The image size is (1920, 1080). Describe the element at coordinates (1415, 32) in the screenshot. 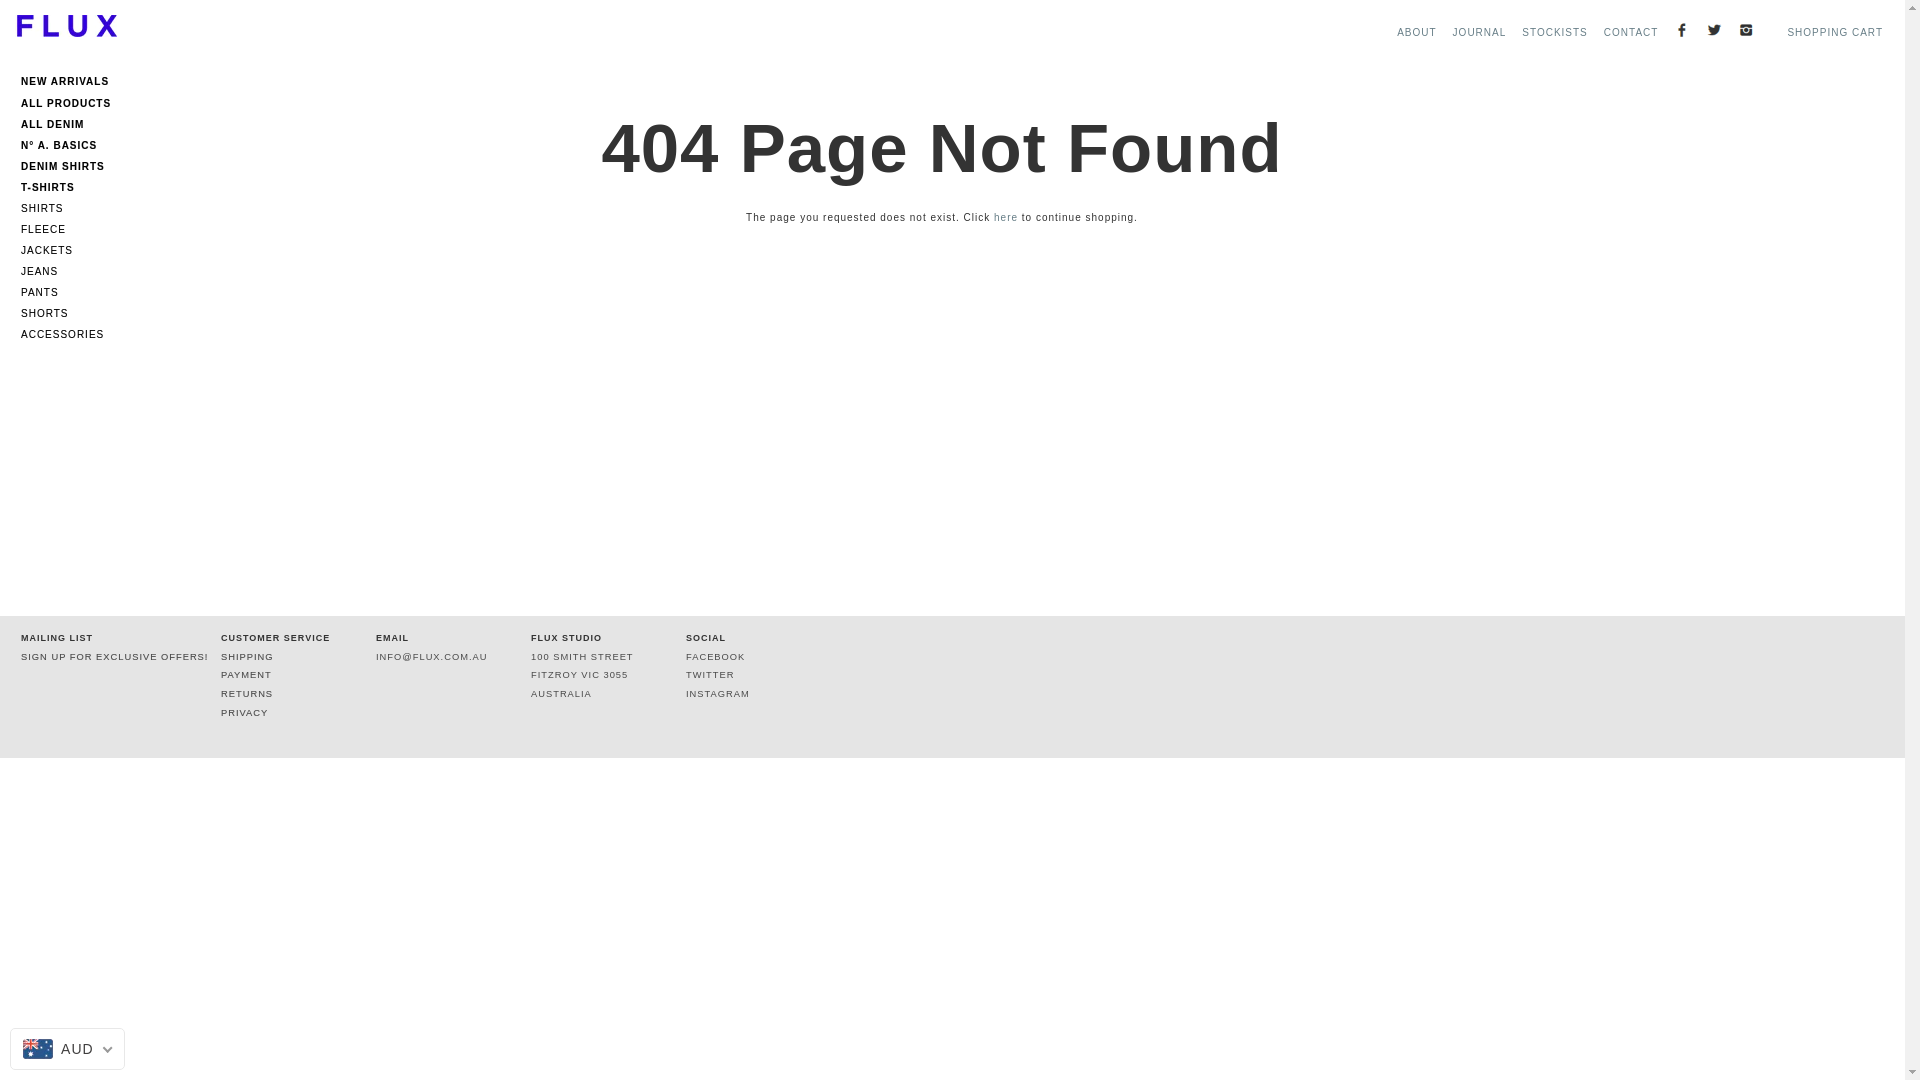

I see `'ABOUT'` at that location.